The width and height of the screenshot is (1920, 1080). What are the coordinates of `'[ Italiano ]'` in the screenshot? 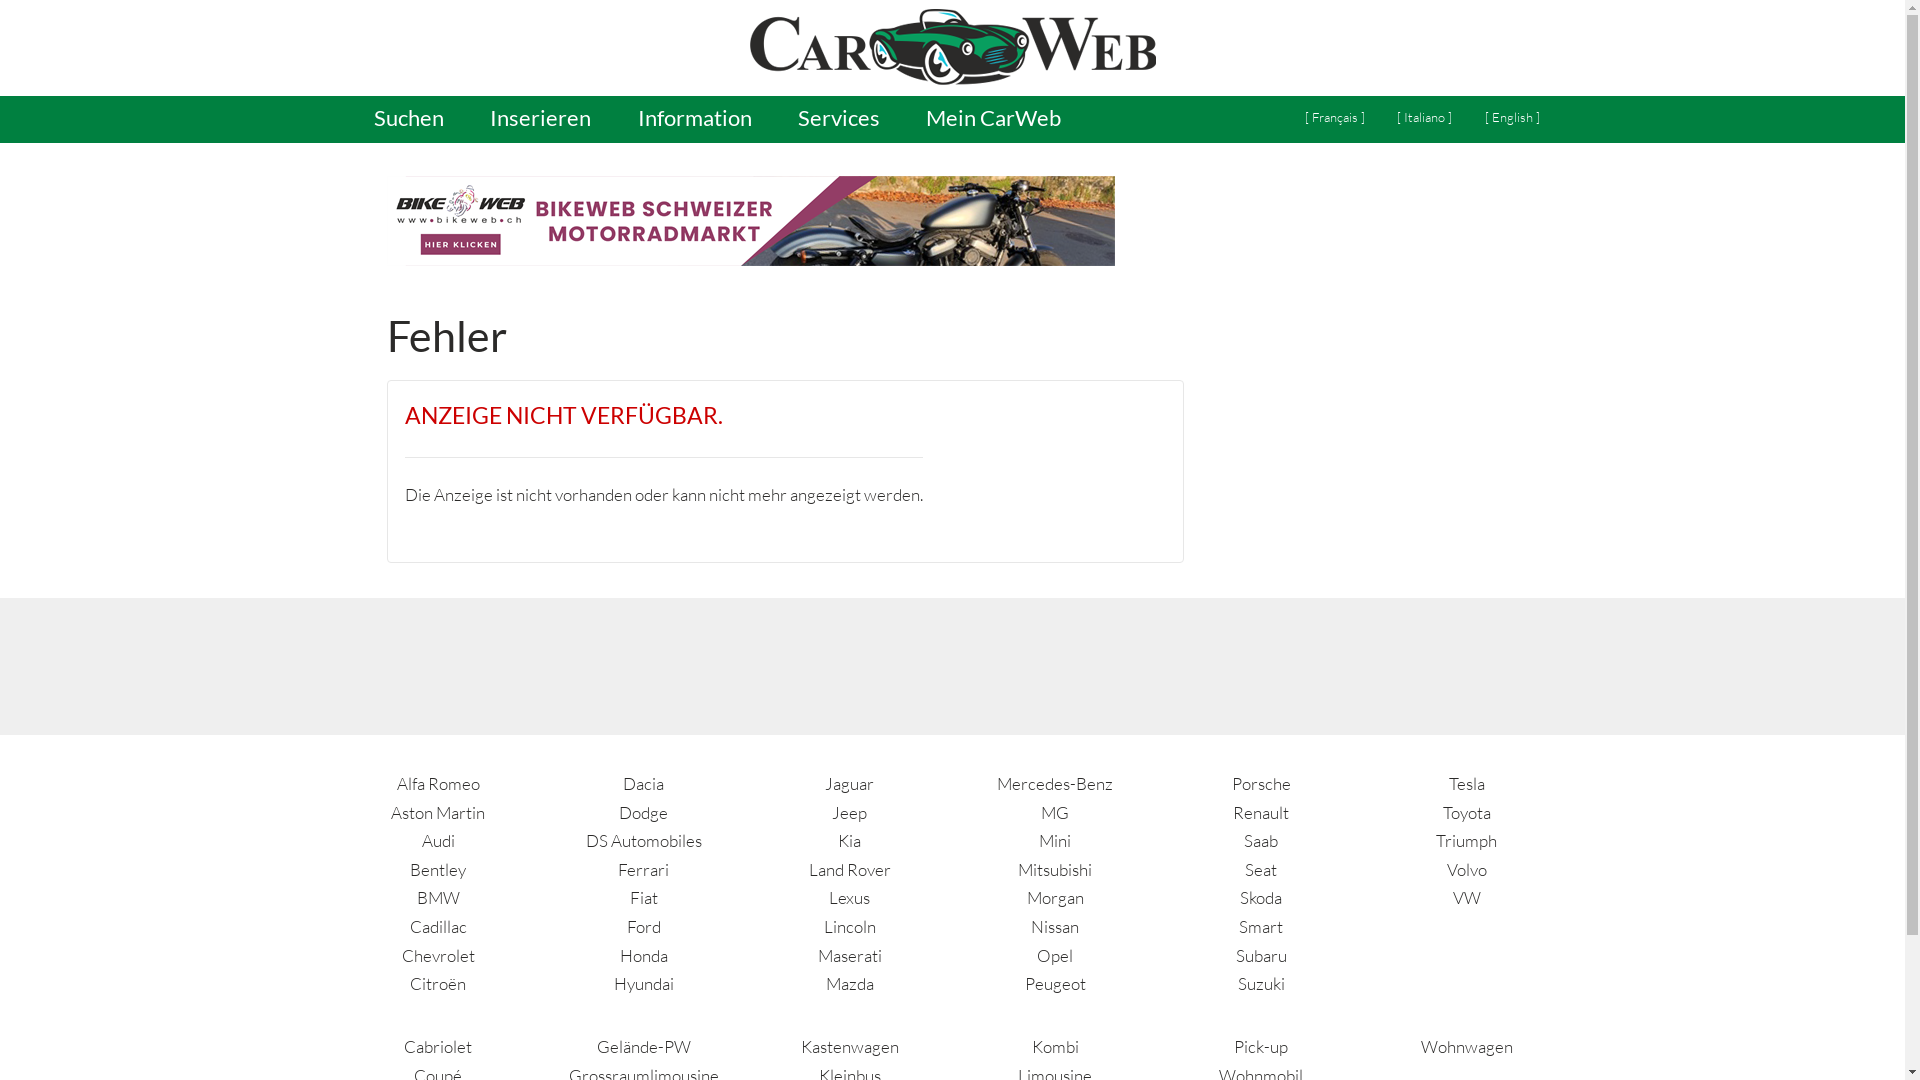 It's located at (1423, 118).